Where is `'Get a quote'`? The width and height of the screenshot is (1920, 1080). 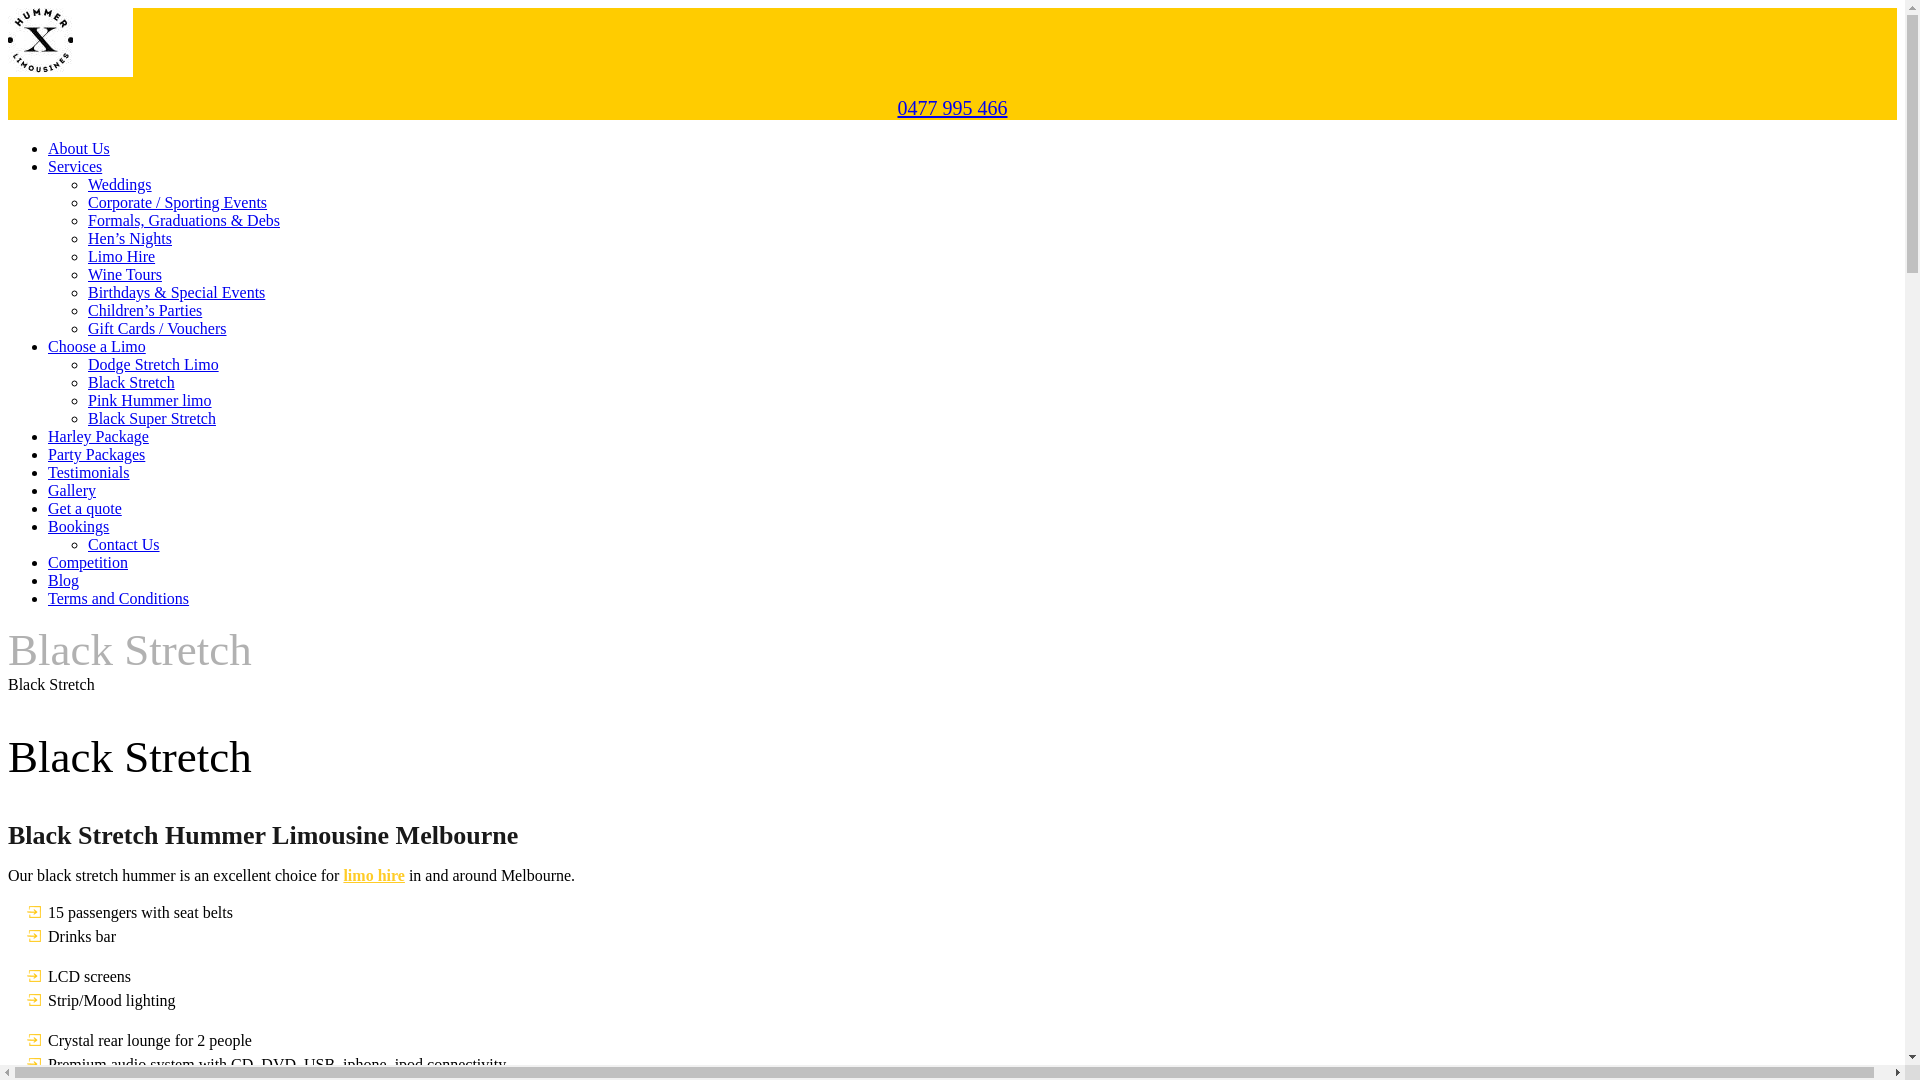 'Get a quote' is located at coordinates (84, 507).